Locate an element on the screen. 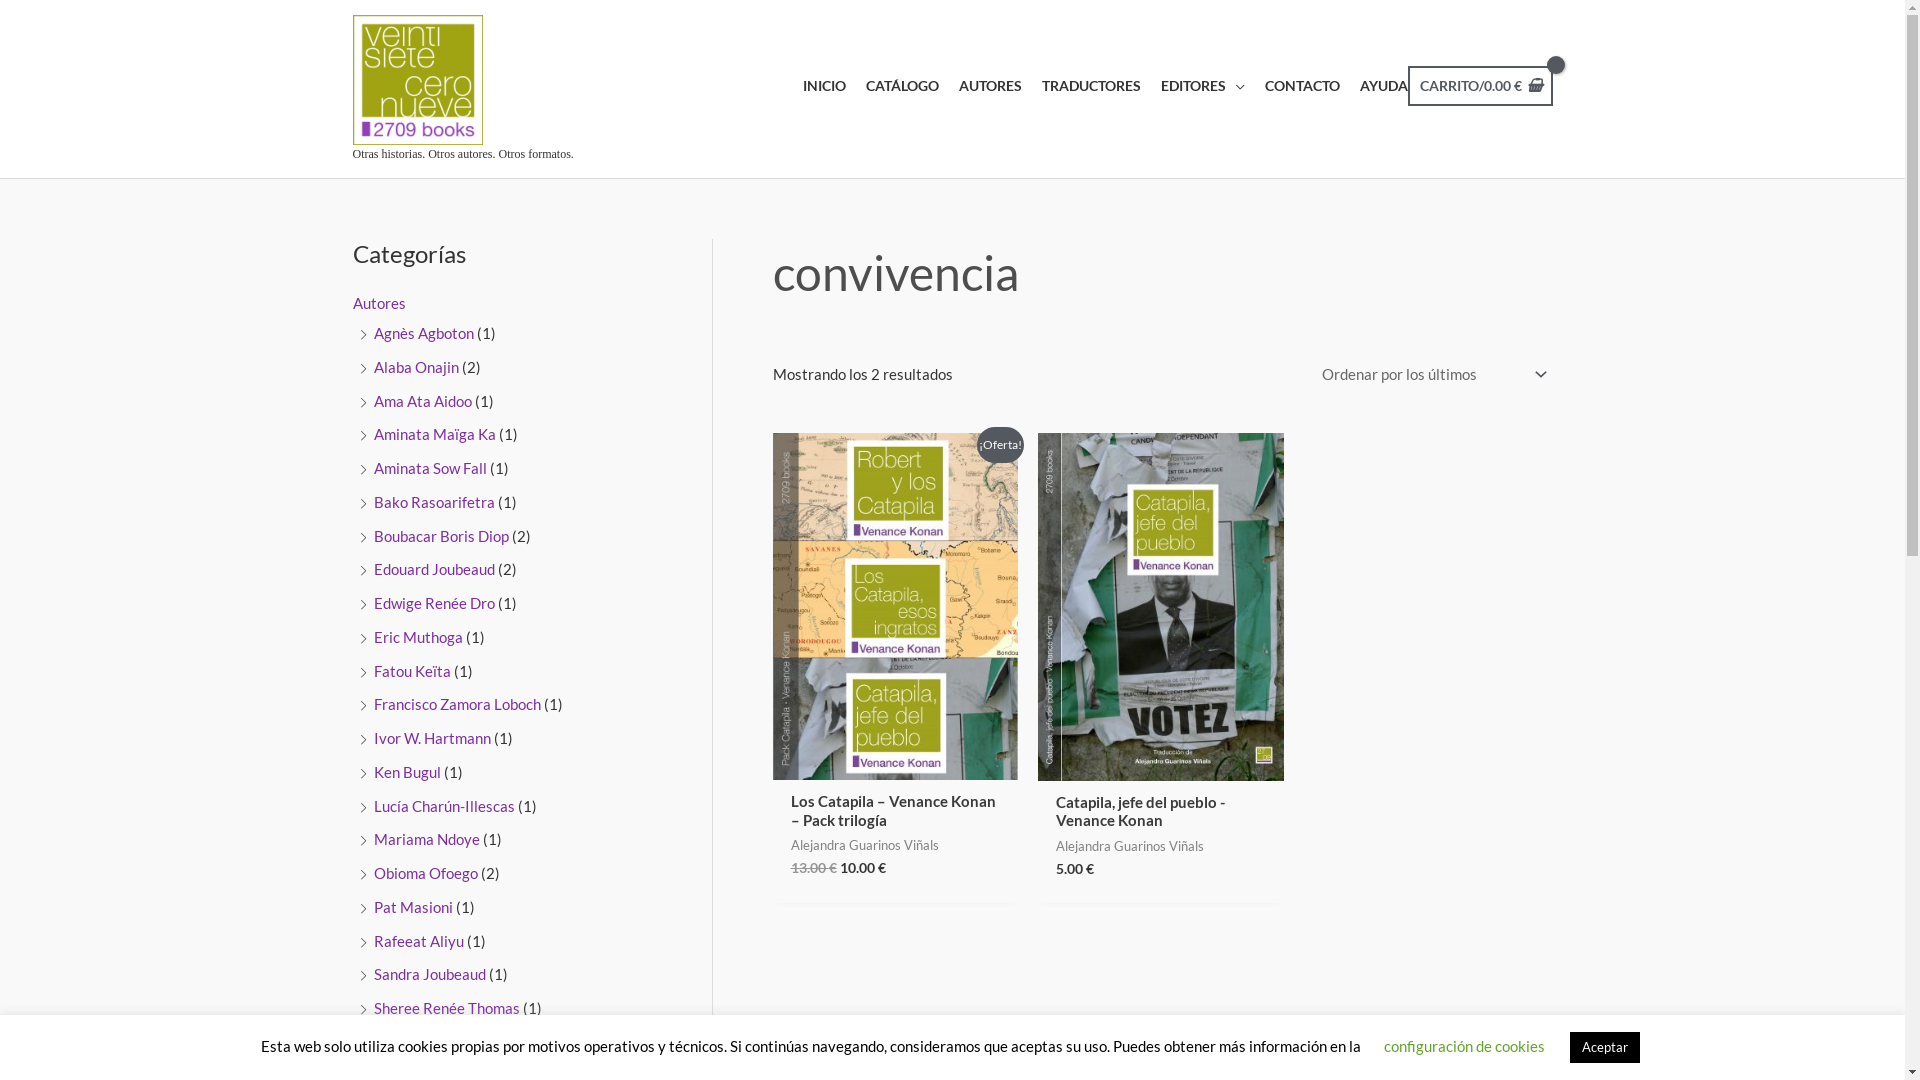  'Eric Muthoga' is located at coordinates (417, 636).